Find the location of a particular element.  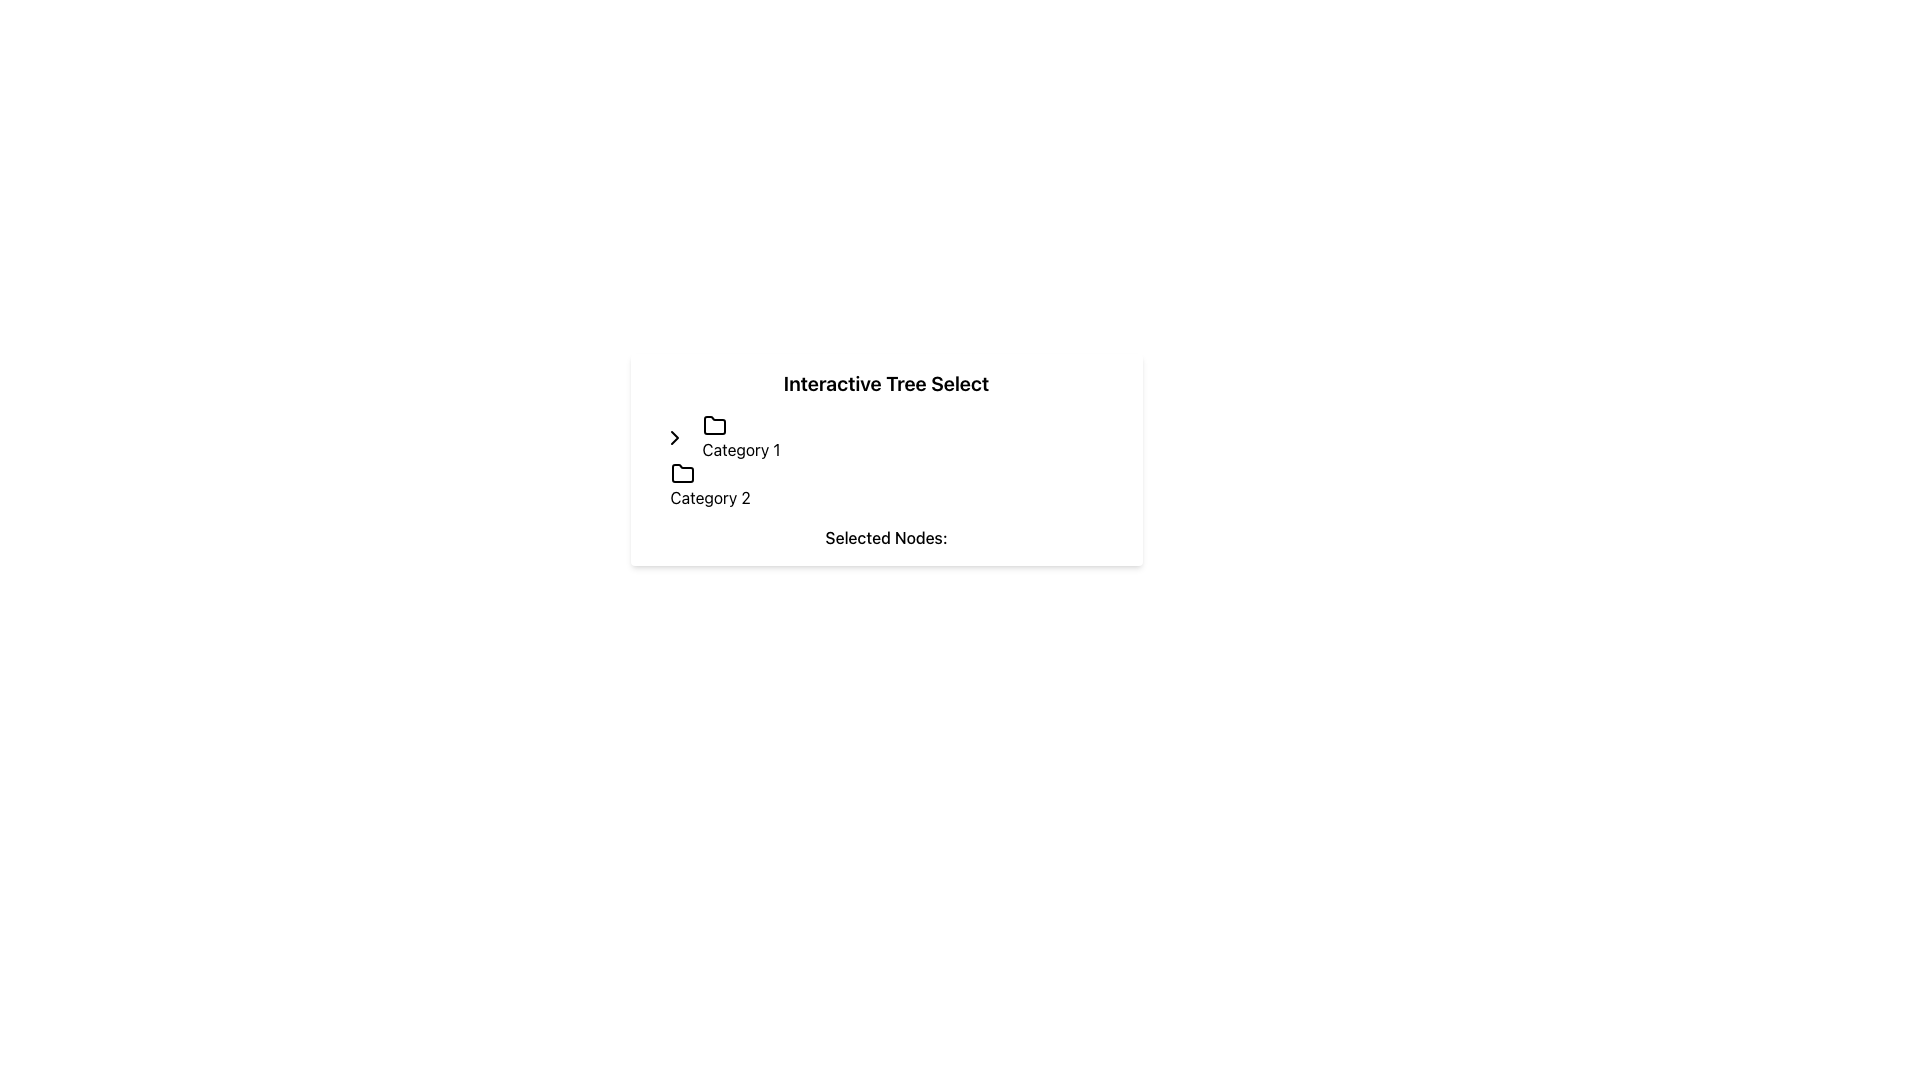

the second folder icon, which is part of the 'Interactive Tree Select' section and is labeled 'Category 2' is located at coordinates (682, 473).